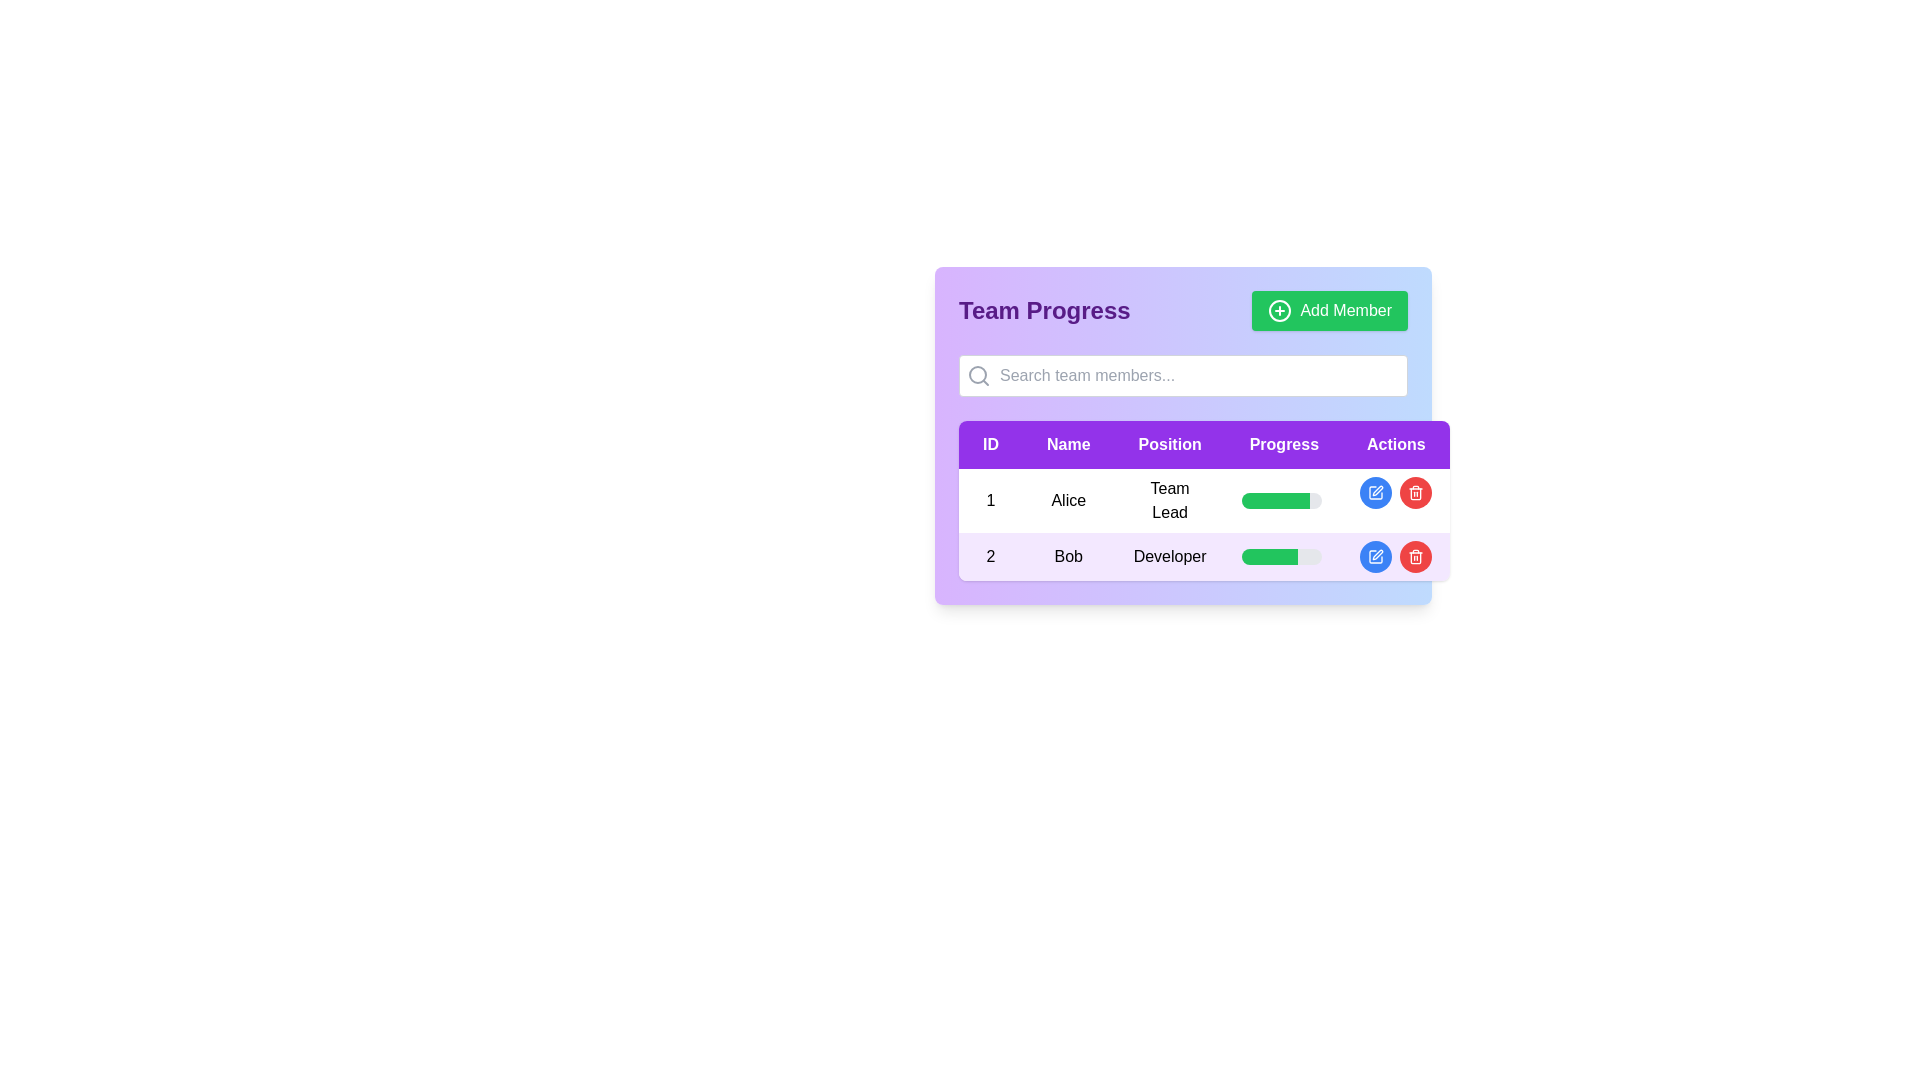 The image size is (1920, 1080). What do you see at coordinates (1375, 493) in the screenshot?
I see `the edit button for user 'Bob' located in the 'Actions' column of the second row` at bounding box center [1375, 493].